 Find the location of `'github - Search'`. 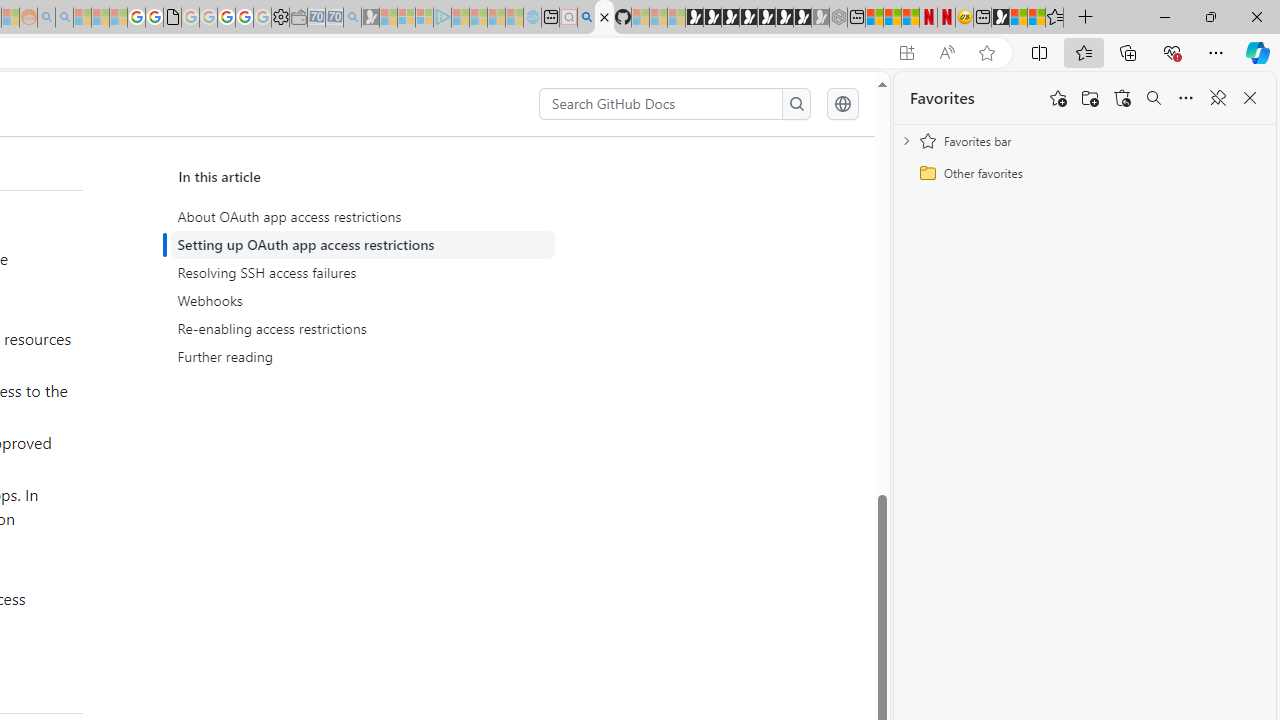

'github - Search' is located at coordinates (585, 17).